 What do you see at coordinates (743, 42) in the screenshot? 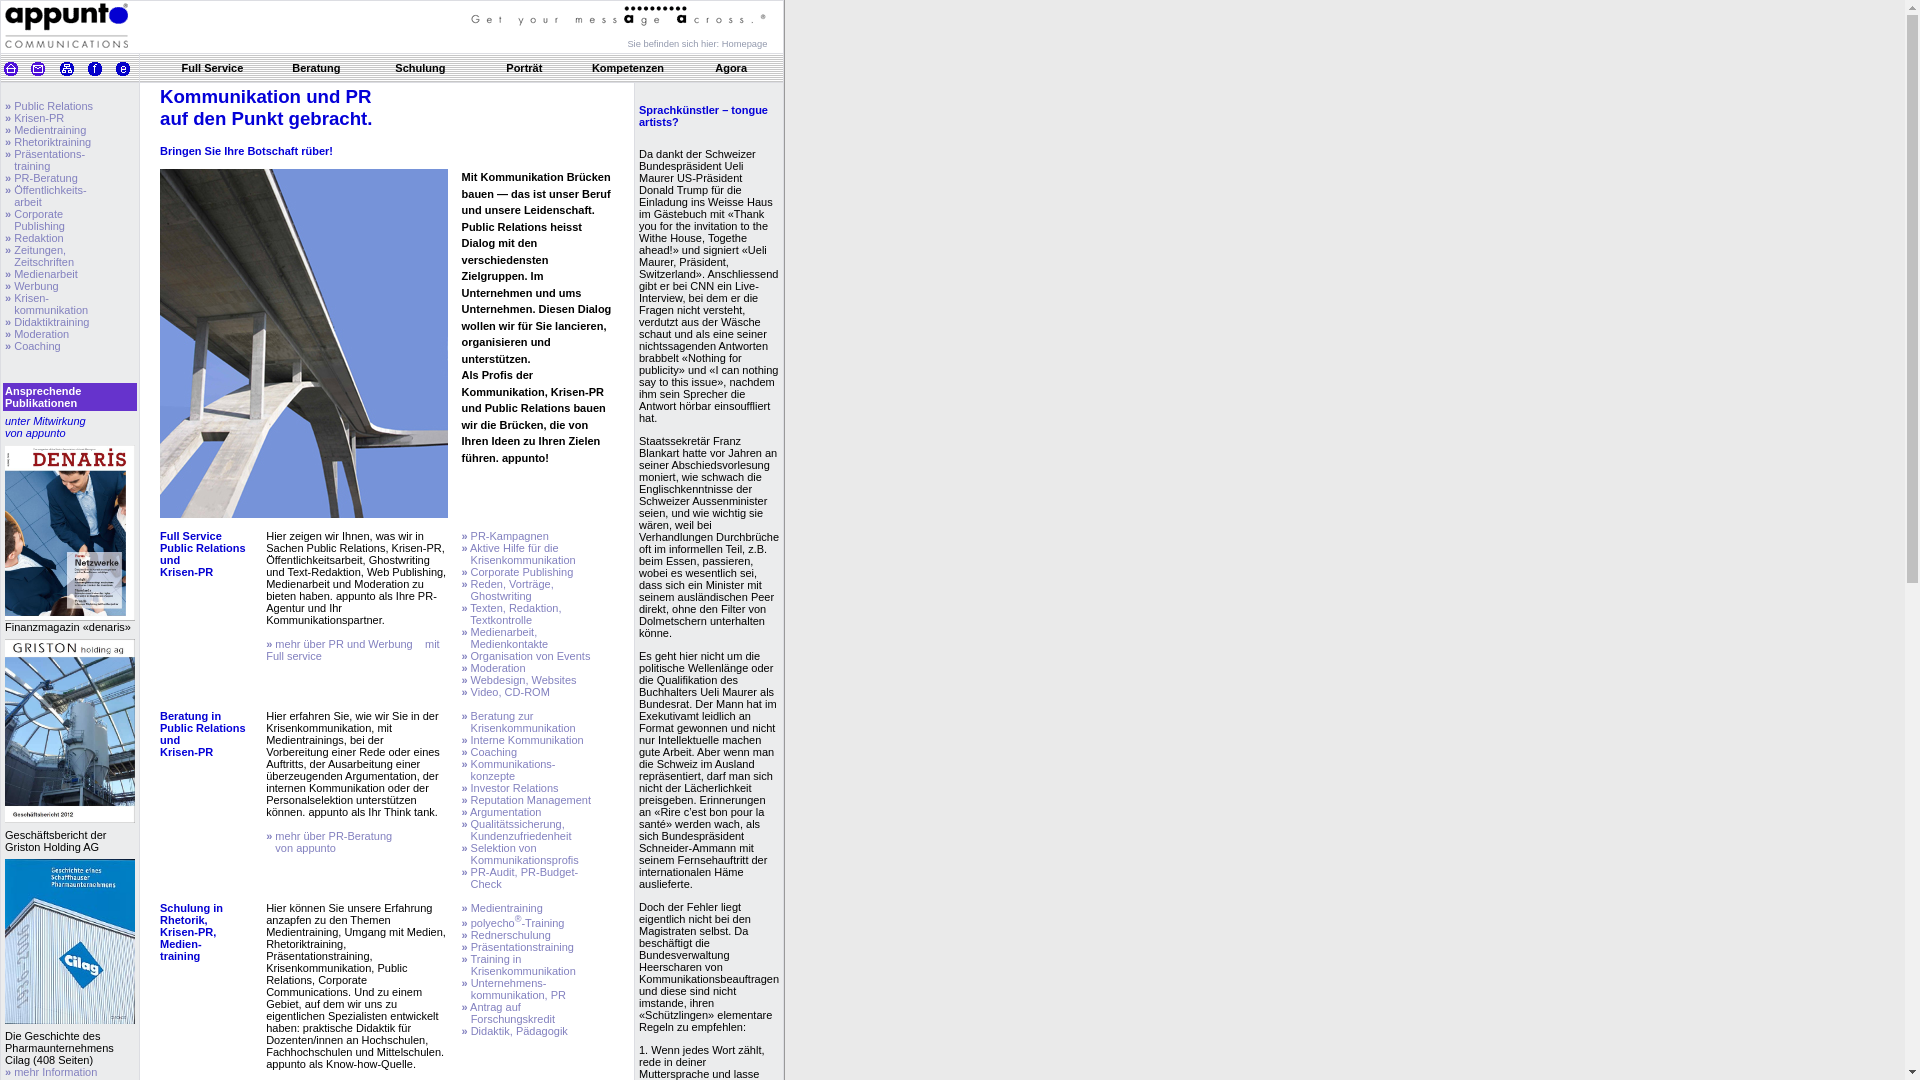
I see `'Homepage'` at bounding box center [743, 42].